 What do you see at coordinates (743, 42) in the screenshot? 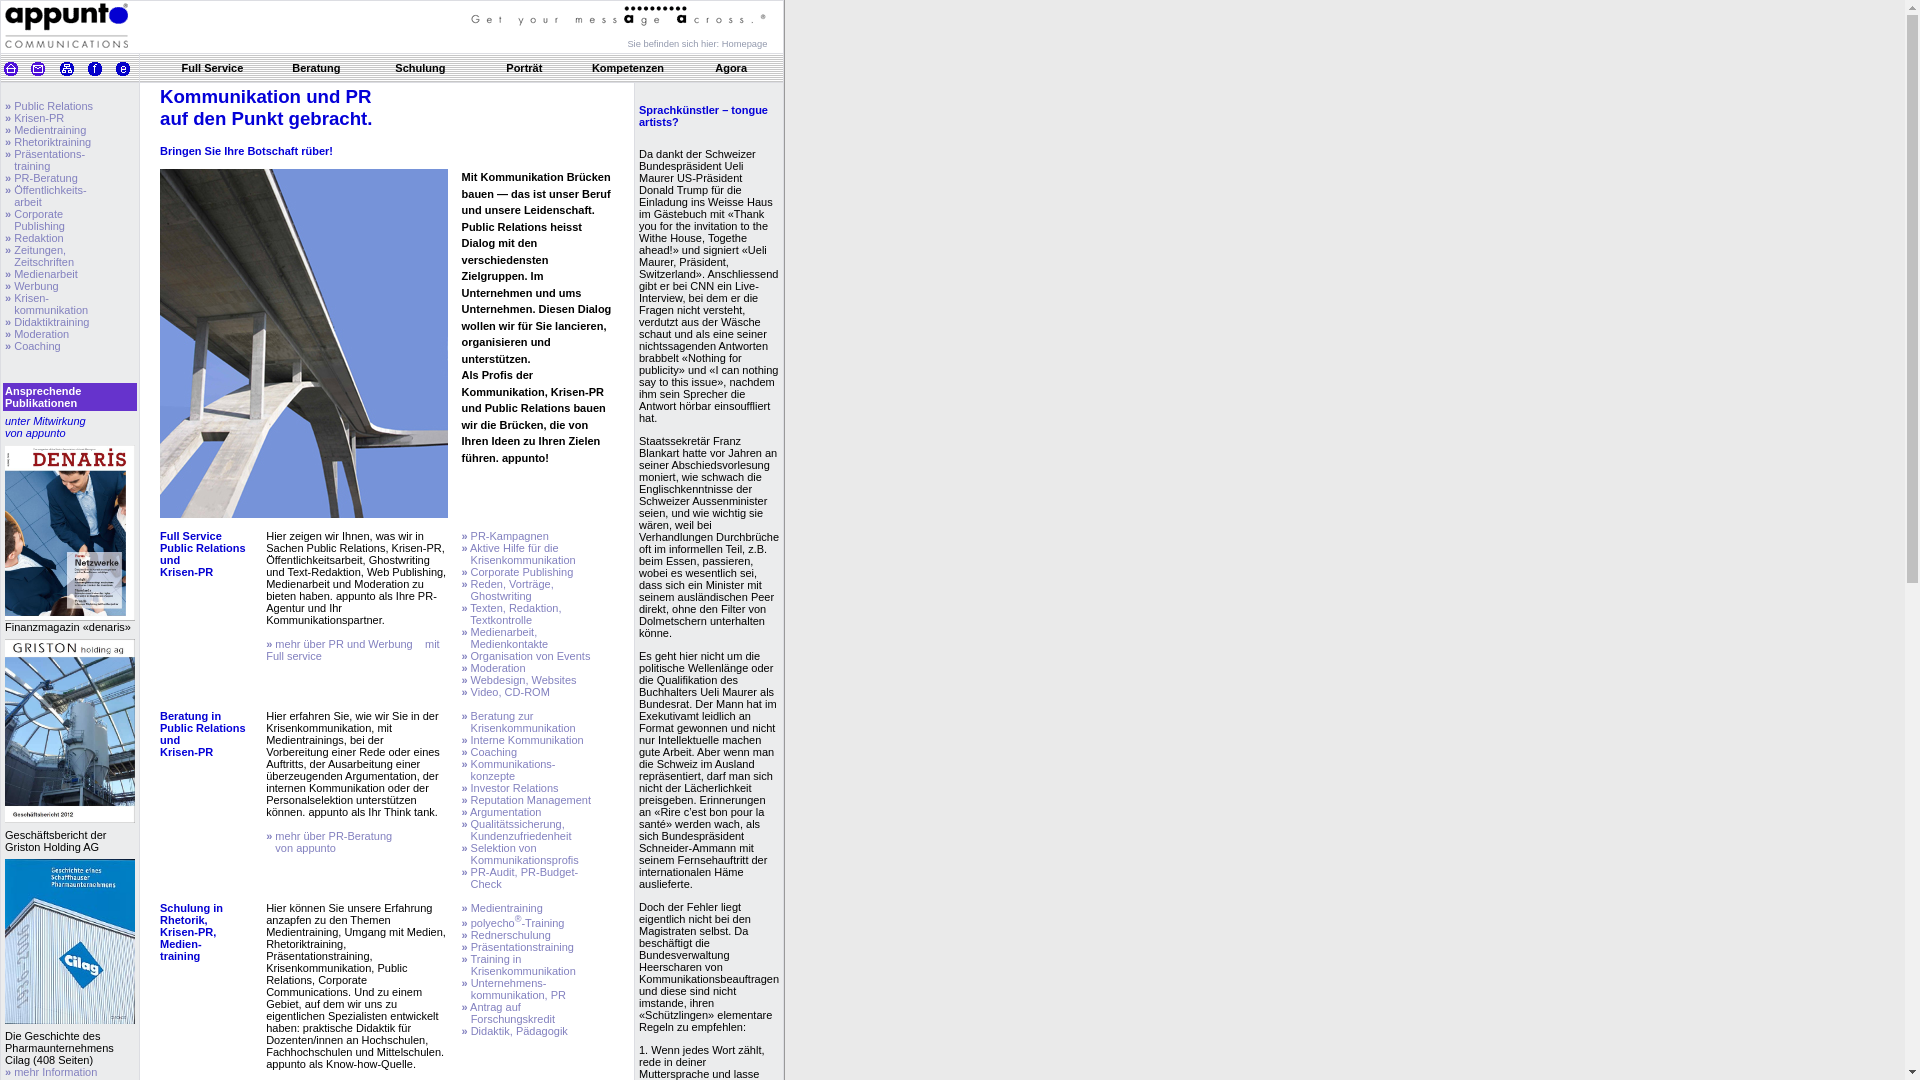
I see `'Homepage'` at bounding box center [743, 42].